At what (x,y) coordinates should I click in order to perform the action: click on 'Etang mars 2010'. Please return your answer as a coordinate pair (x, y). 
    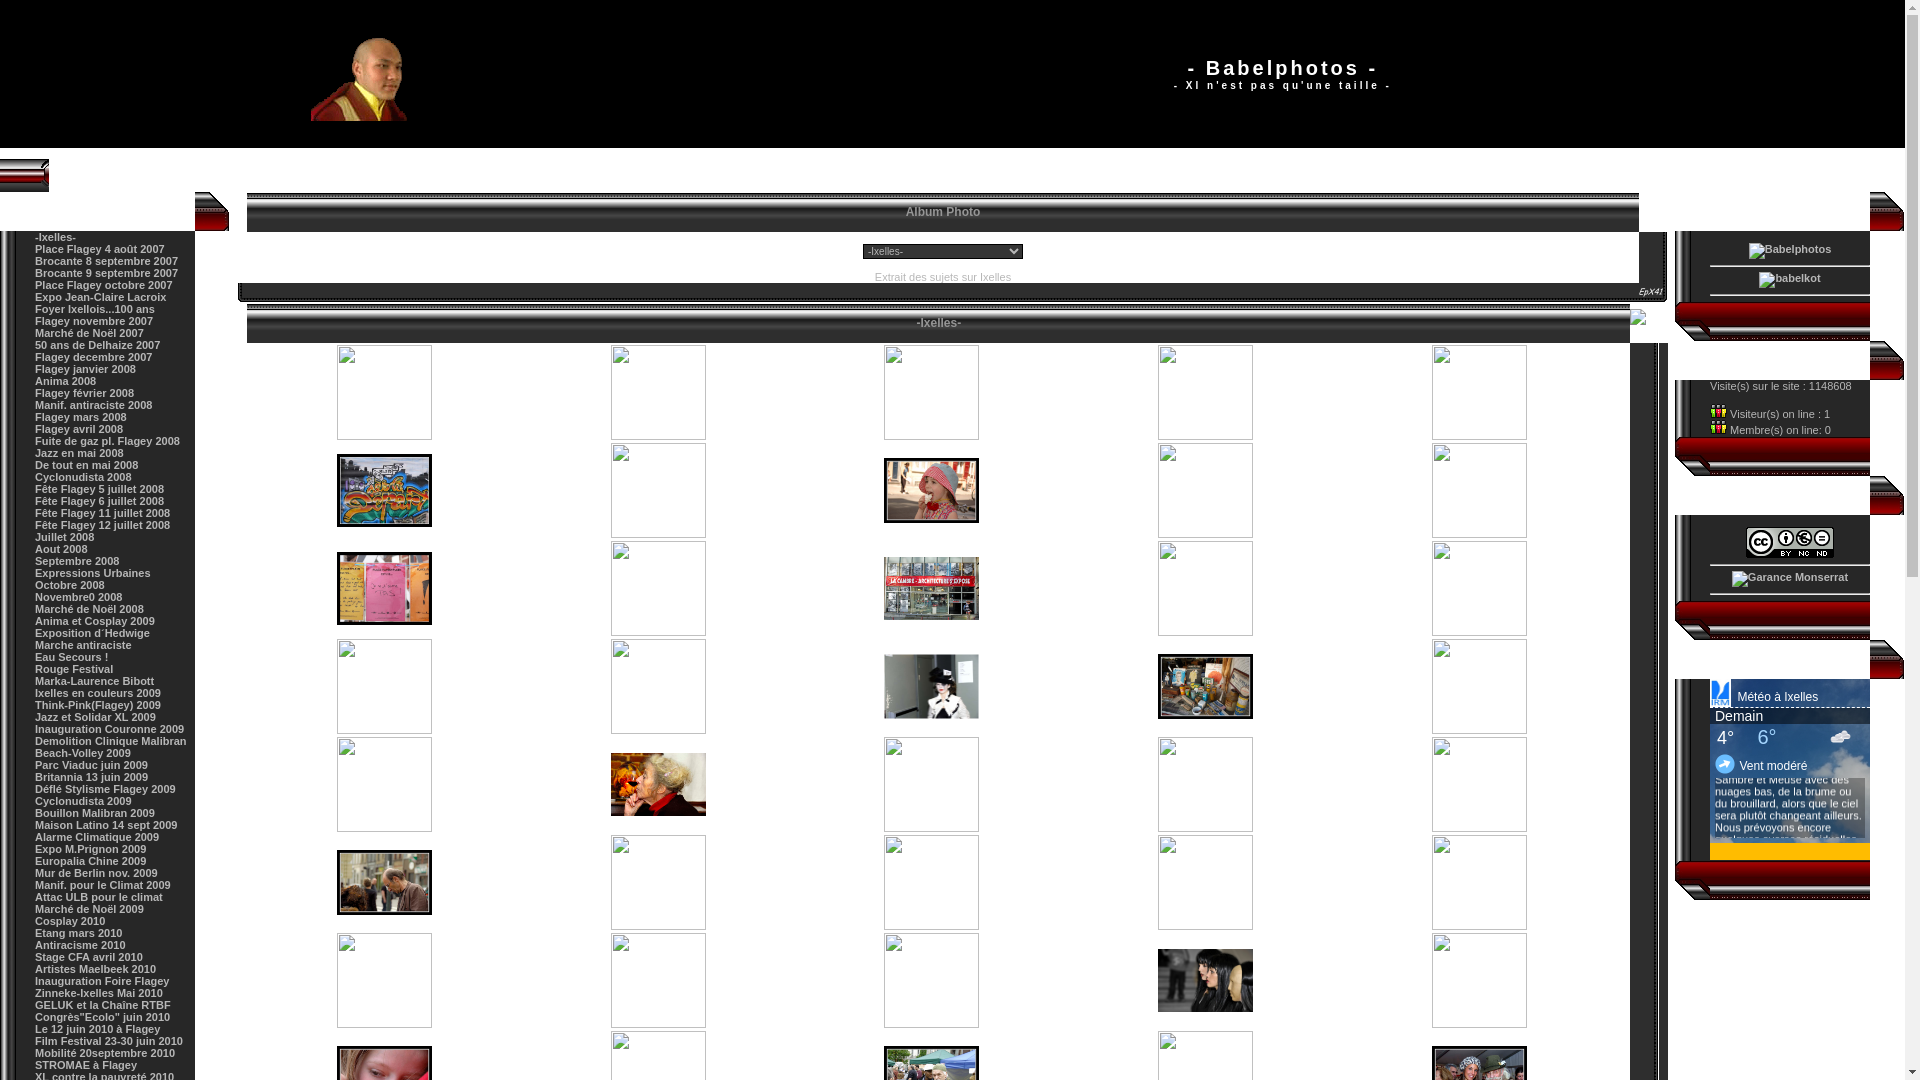
    Looking at the image, I should click on (78, 933).